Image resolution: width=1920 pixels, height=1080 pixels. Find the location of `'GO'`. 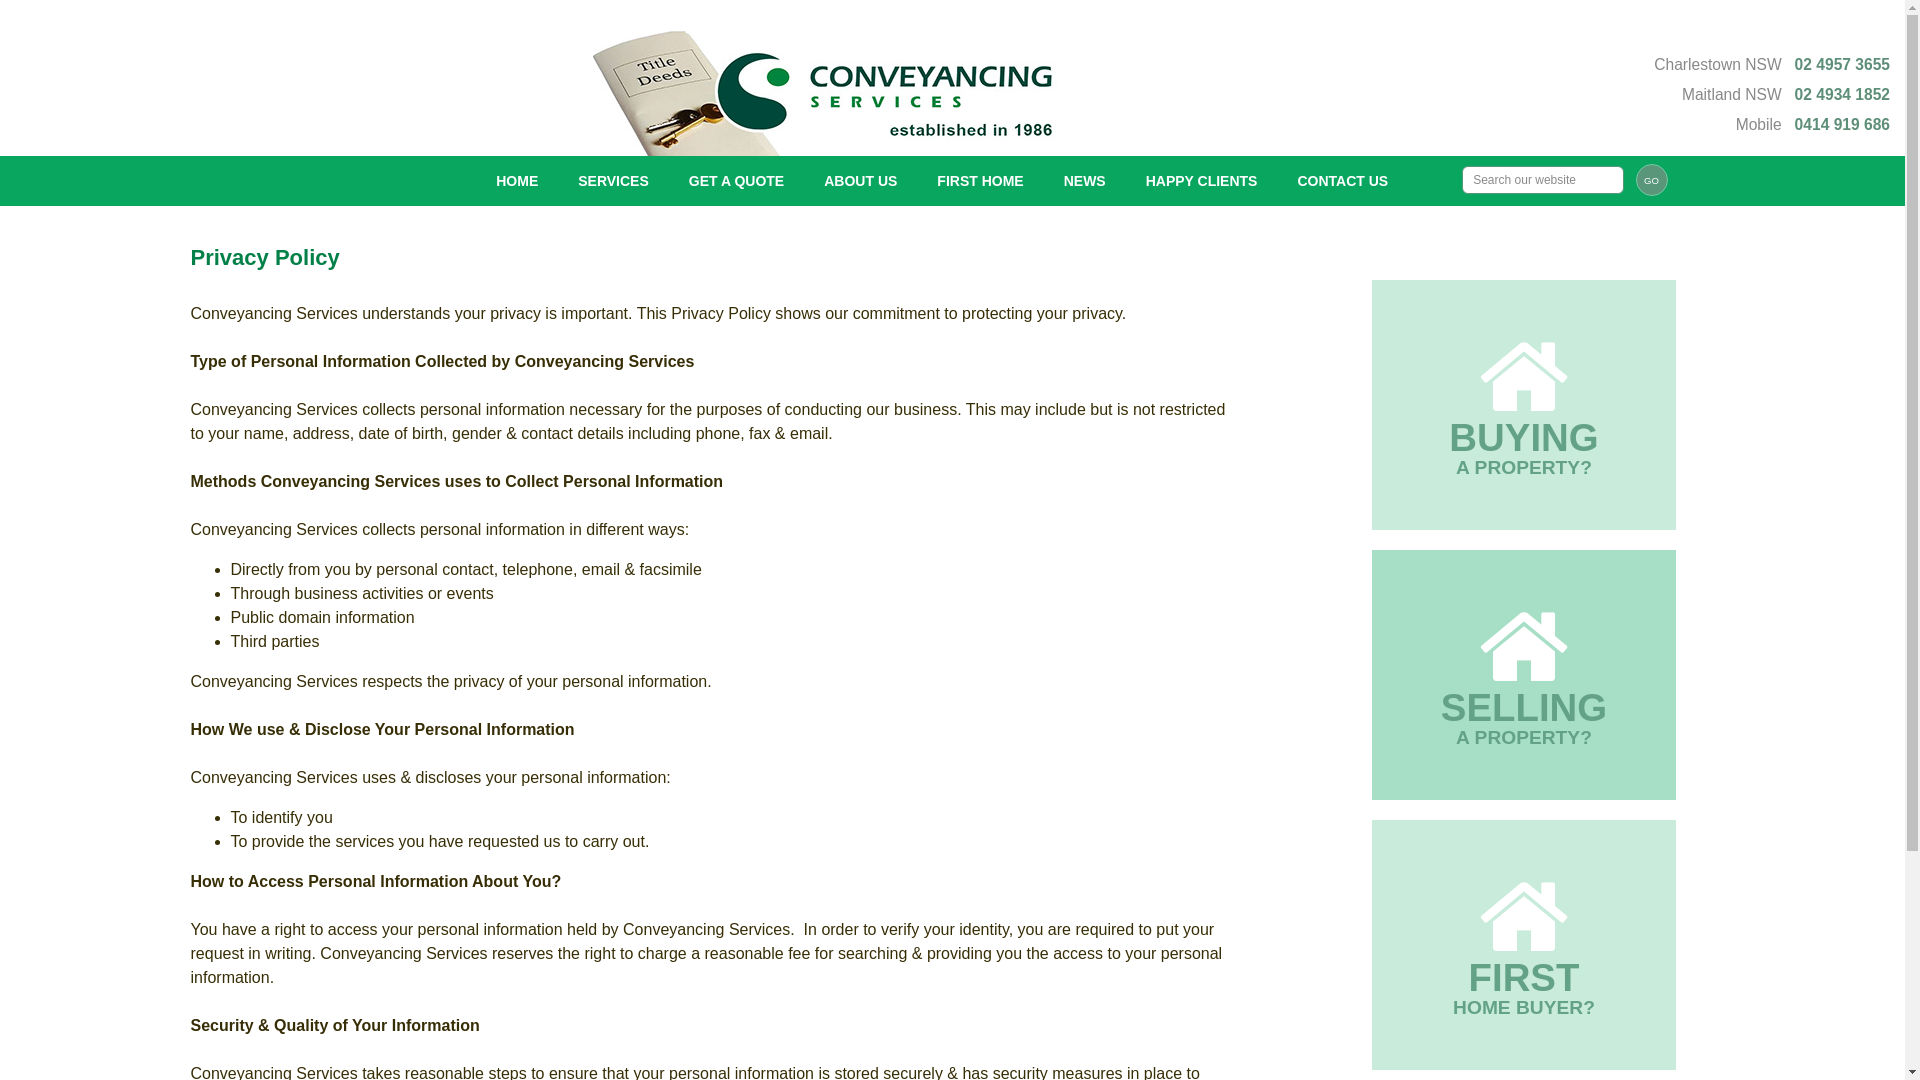

'GO' is located at coordinates (1651, 180).